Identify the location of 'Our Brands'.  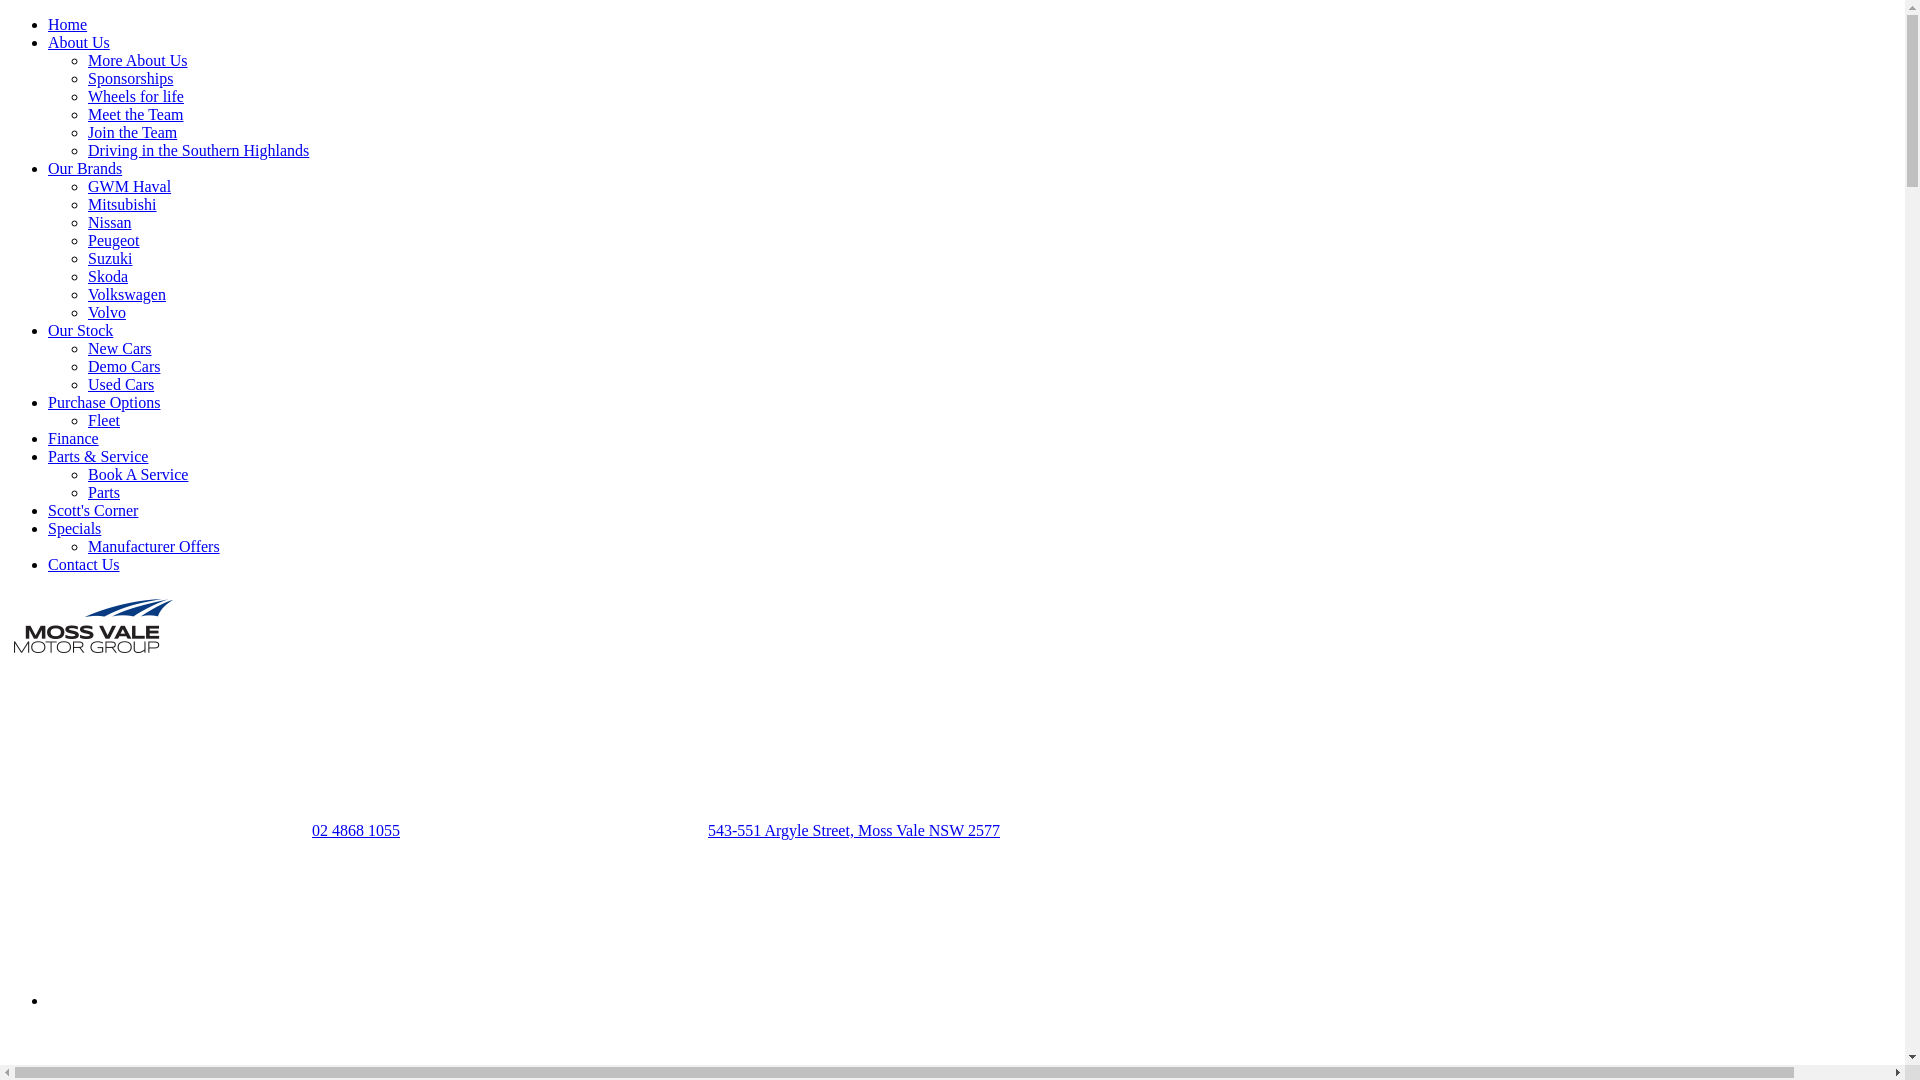
(48, 167).